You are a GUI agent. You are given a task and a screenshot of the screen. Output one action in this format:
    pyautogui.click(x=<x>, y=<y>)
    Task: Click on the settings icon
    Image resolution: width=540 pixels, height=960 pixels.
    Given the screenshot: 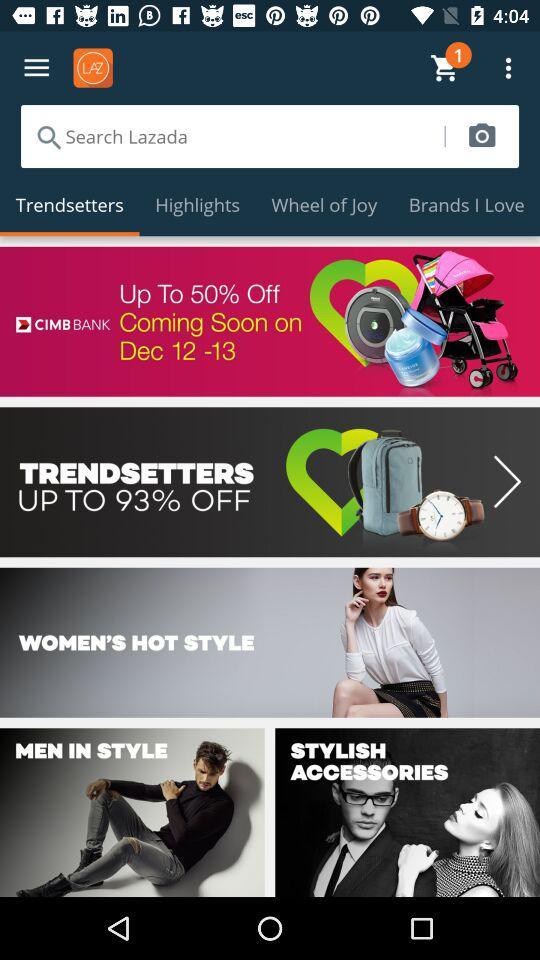 What is the action you would take?
    pyautogui.click(x=36, y=68)
    